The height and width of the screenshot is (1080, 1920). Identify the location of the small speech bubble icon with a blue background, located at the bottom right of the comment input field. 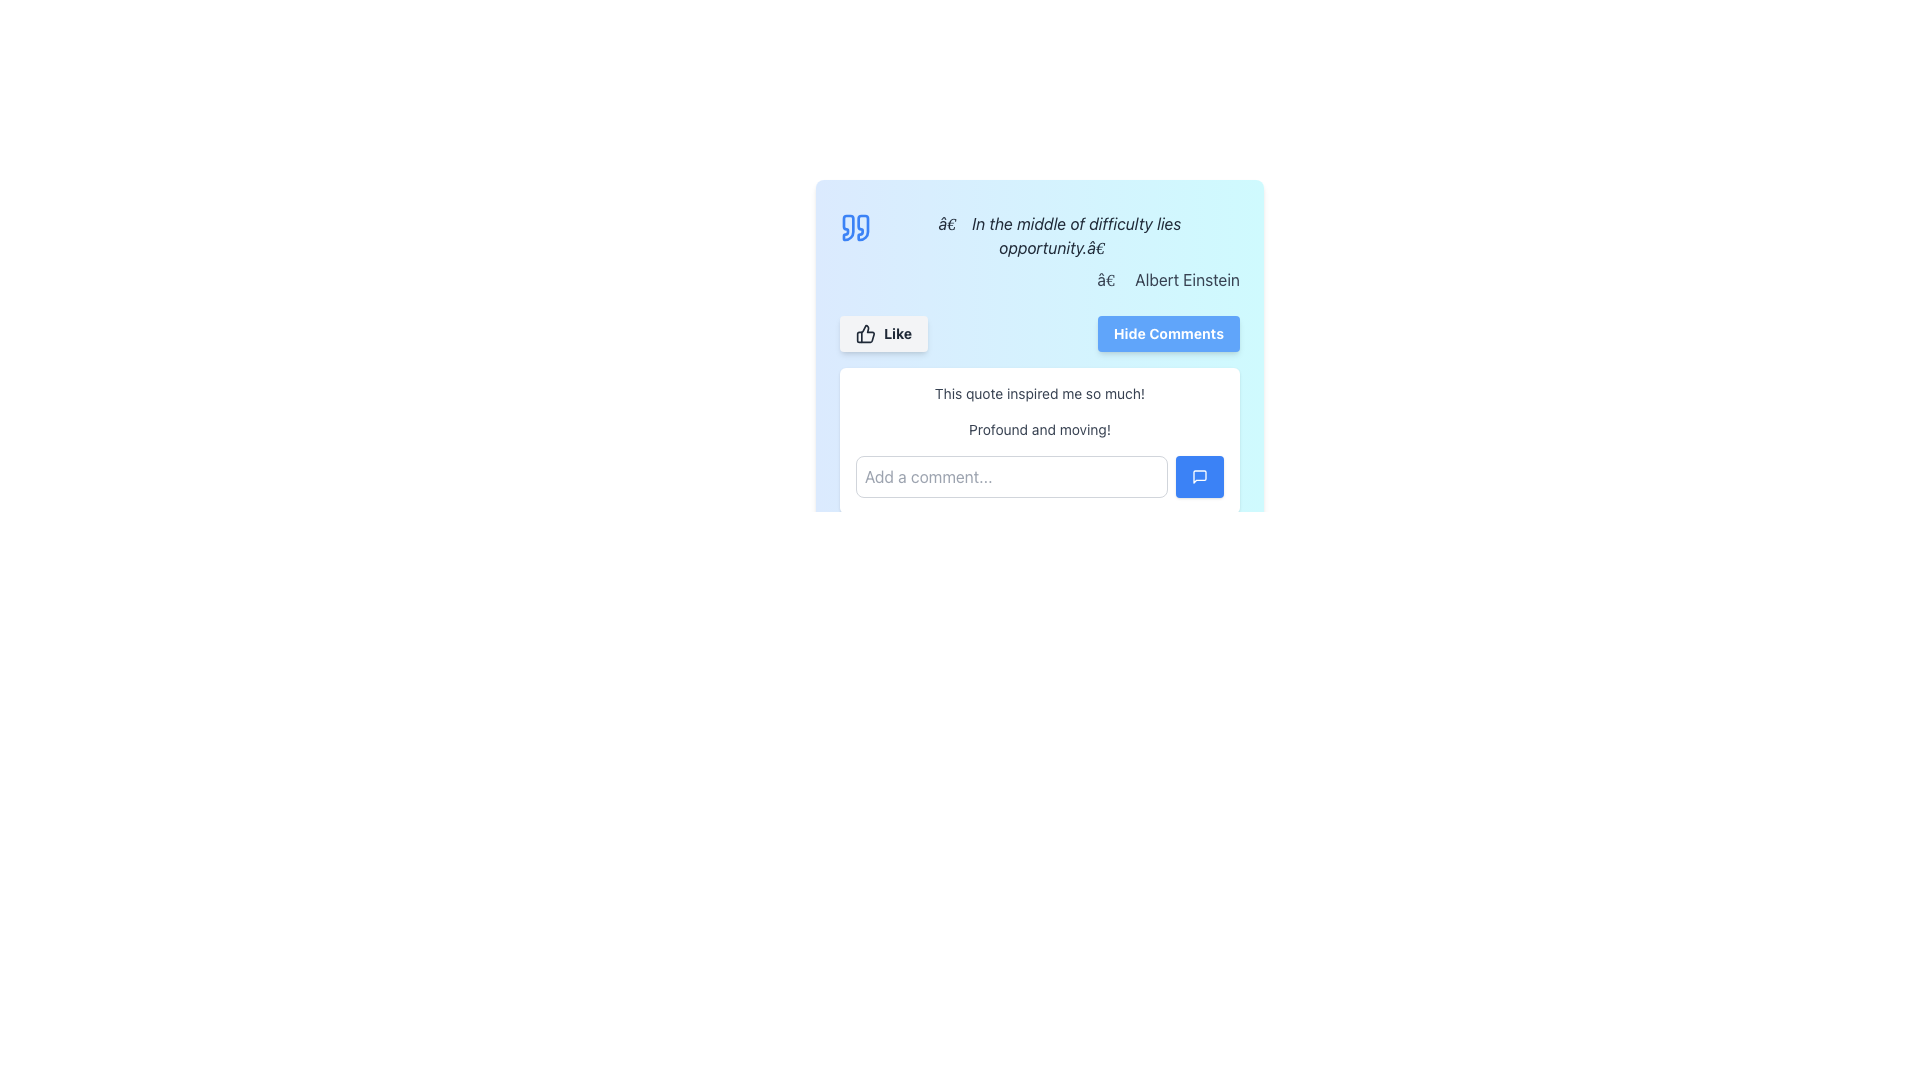
(1200, 477).